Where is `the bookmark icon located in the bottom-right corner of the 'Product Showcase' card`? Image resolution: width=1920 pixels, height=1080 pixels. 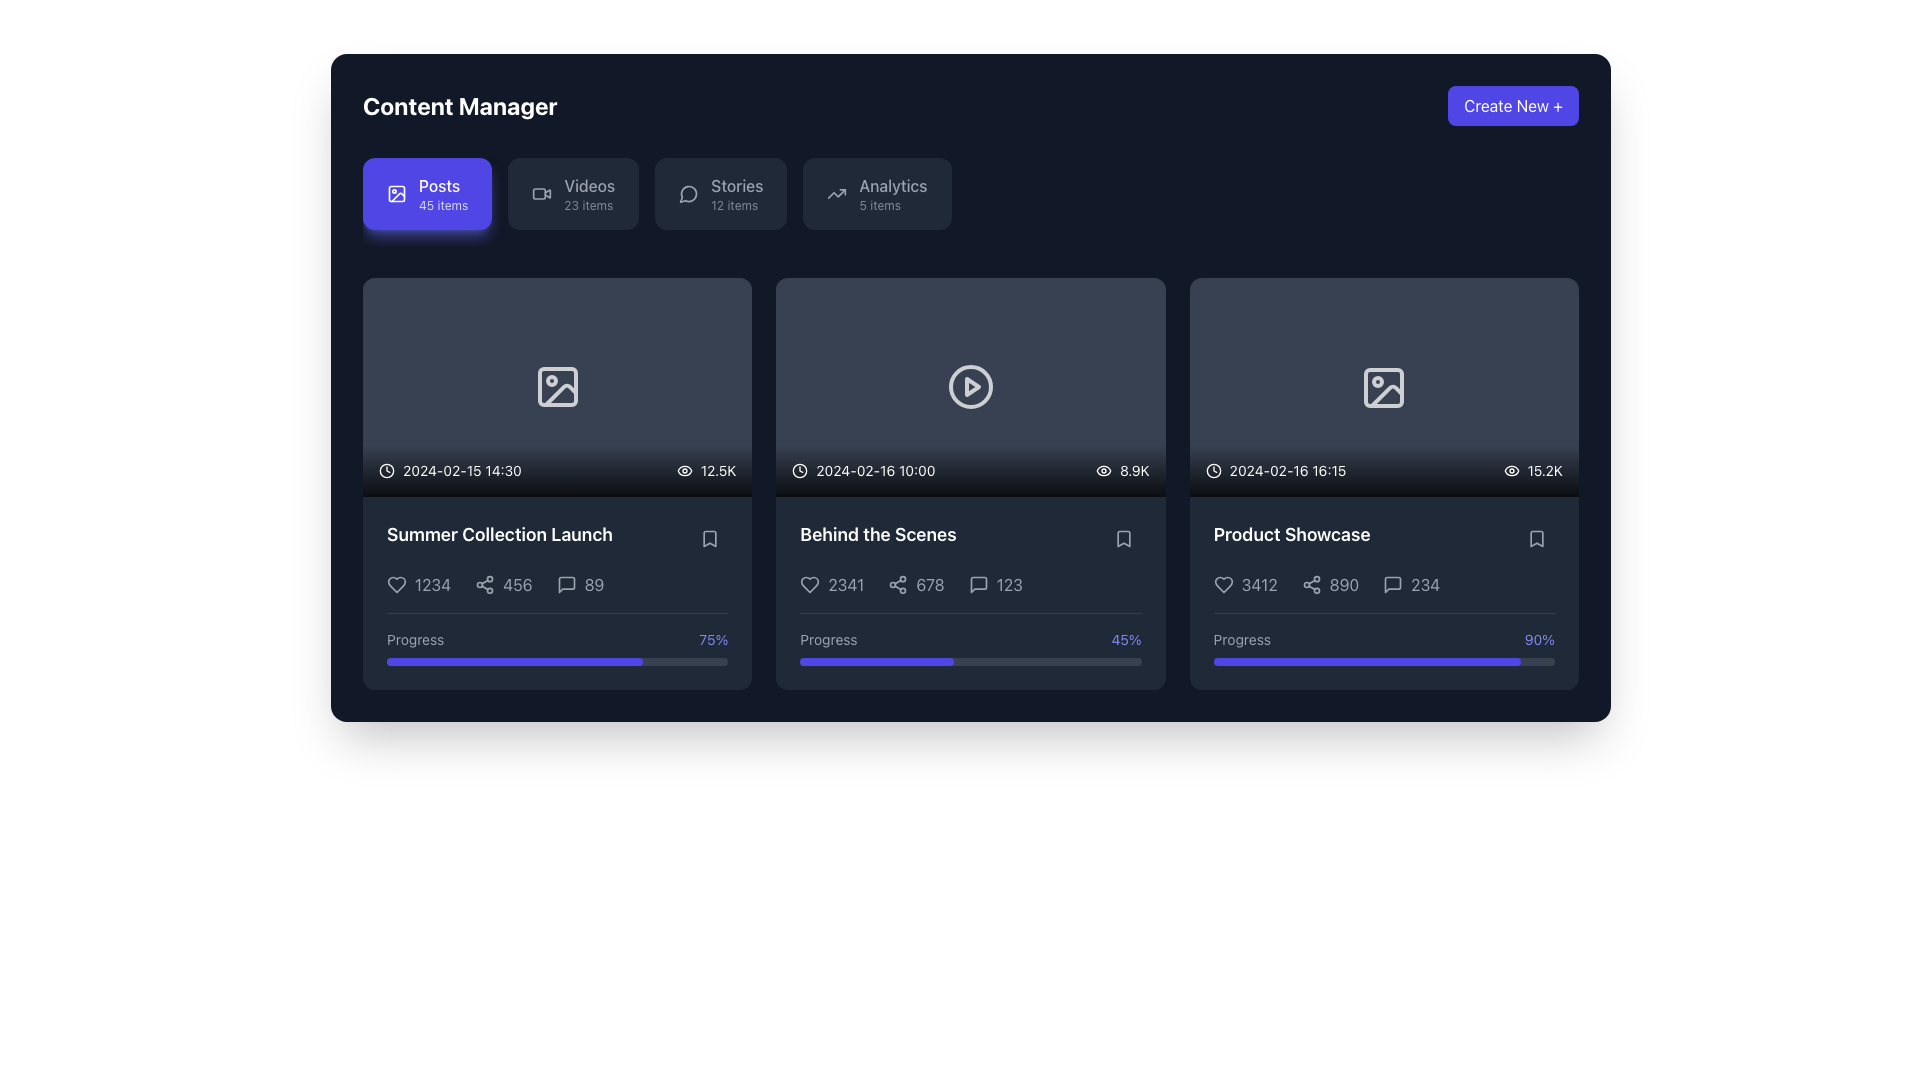
the bookmark icon located in the bottom-right corner of the 'Product Showcase' card is located at coordinates (1535, 538).